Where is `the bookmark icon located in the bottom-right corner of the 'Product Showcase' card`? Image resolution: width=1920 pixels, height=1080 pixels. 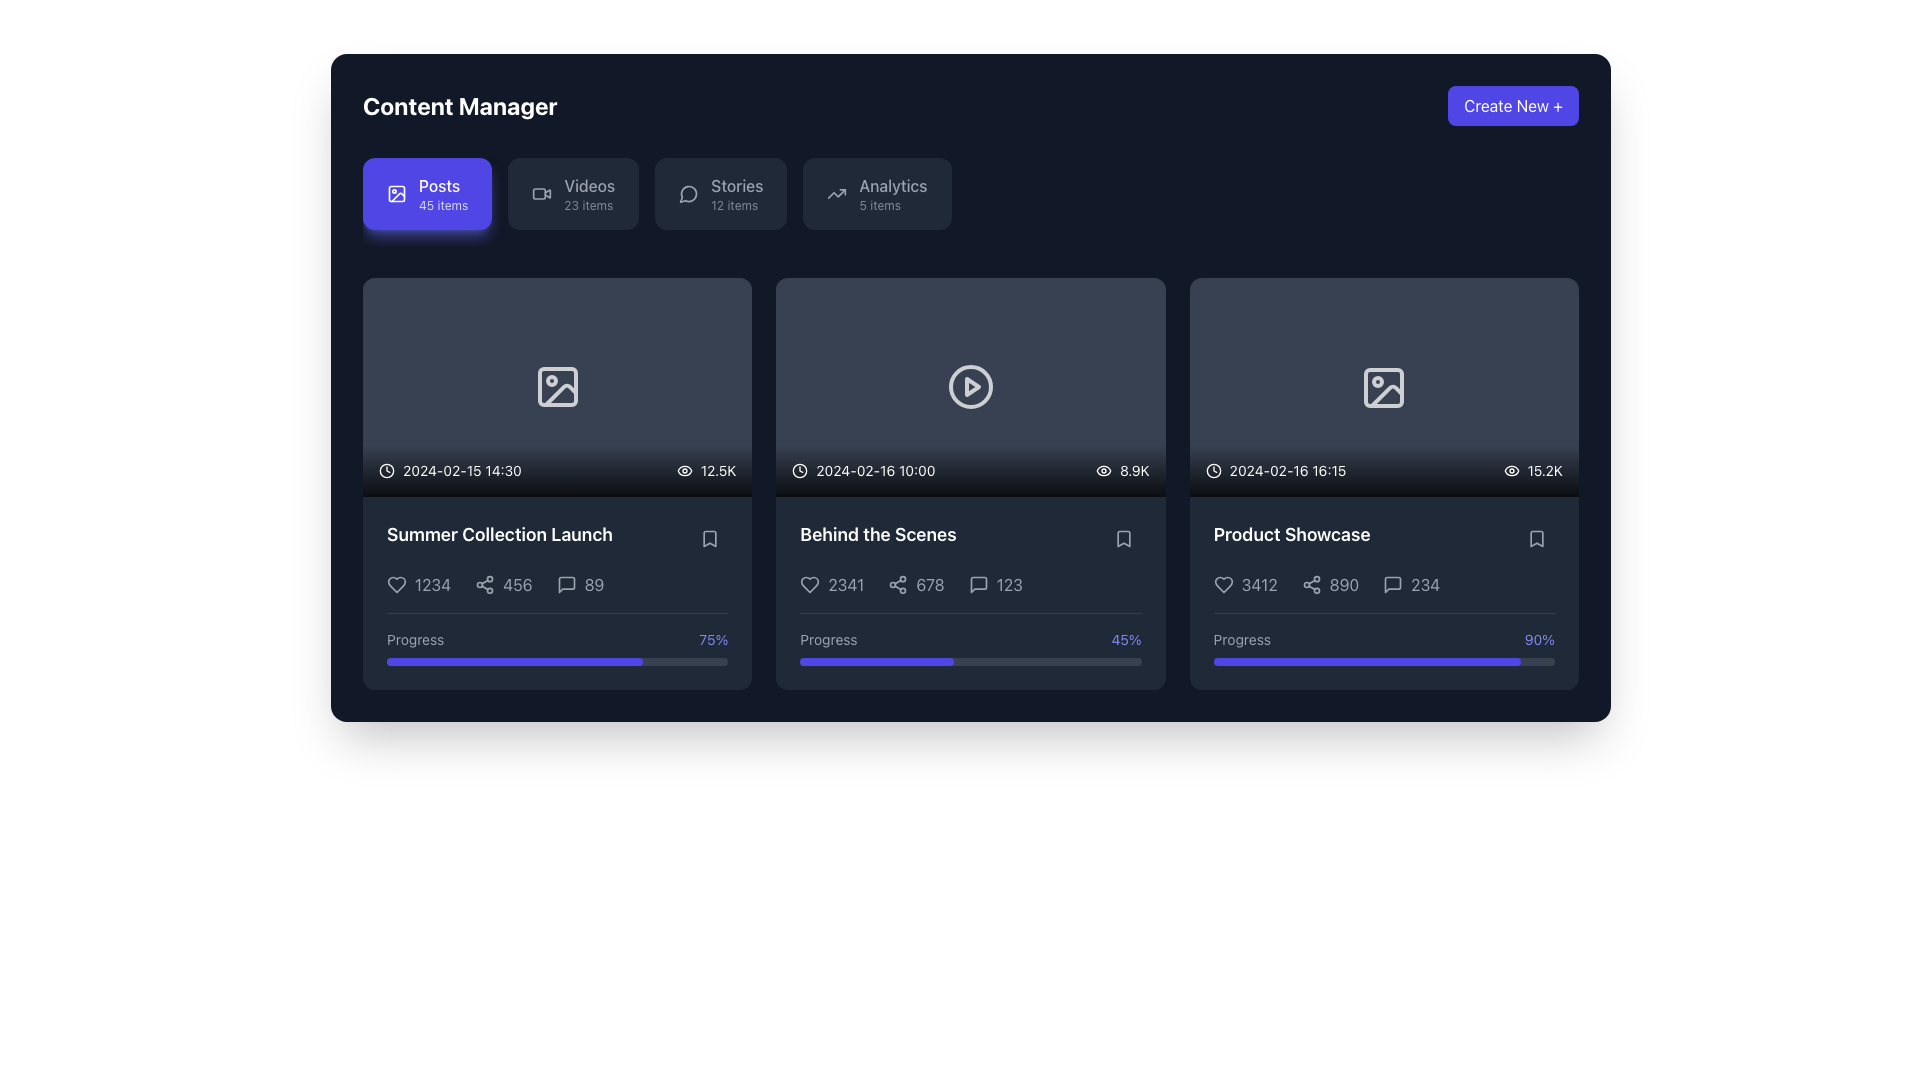
the bookmark icon located in the bottom-right corner of the 'Product Showcase' card is located at coordinates (1535, 538).